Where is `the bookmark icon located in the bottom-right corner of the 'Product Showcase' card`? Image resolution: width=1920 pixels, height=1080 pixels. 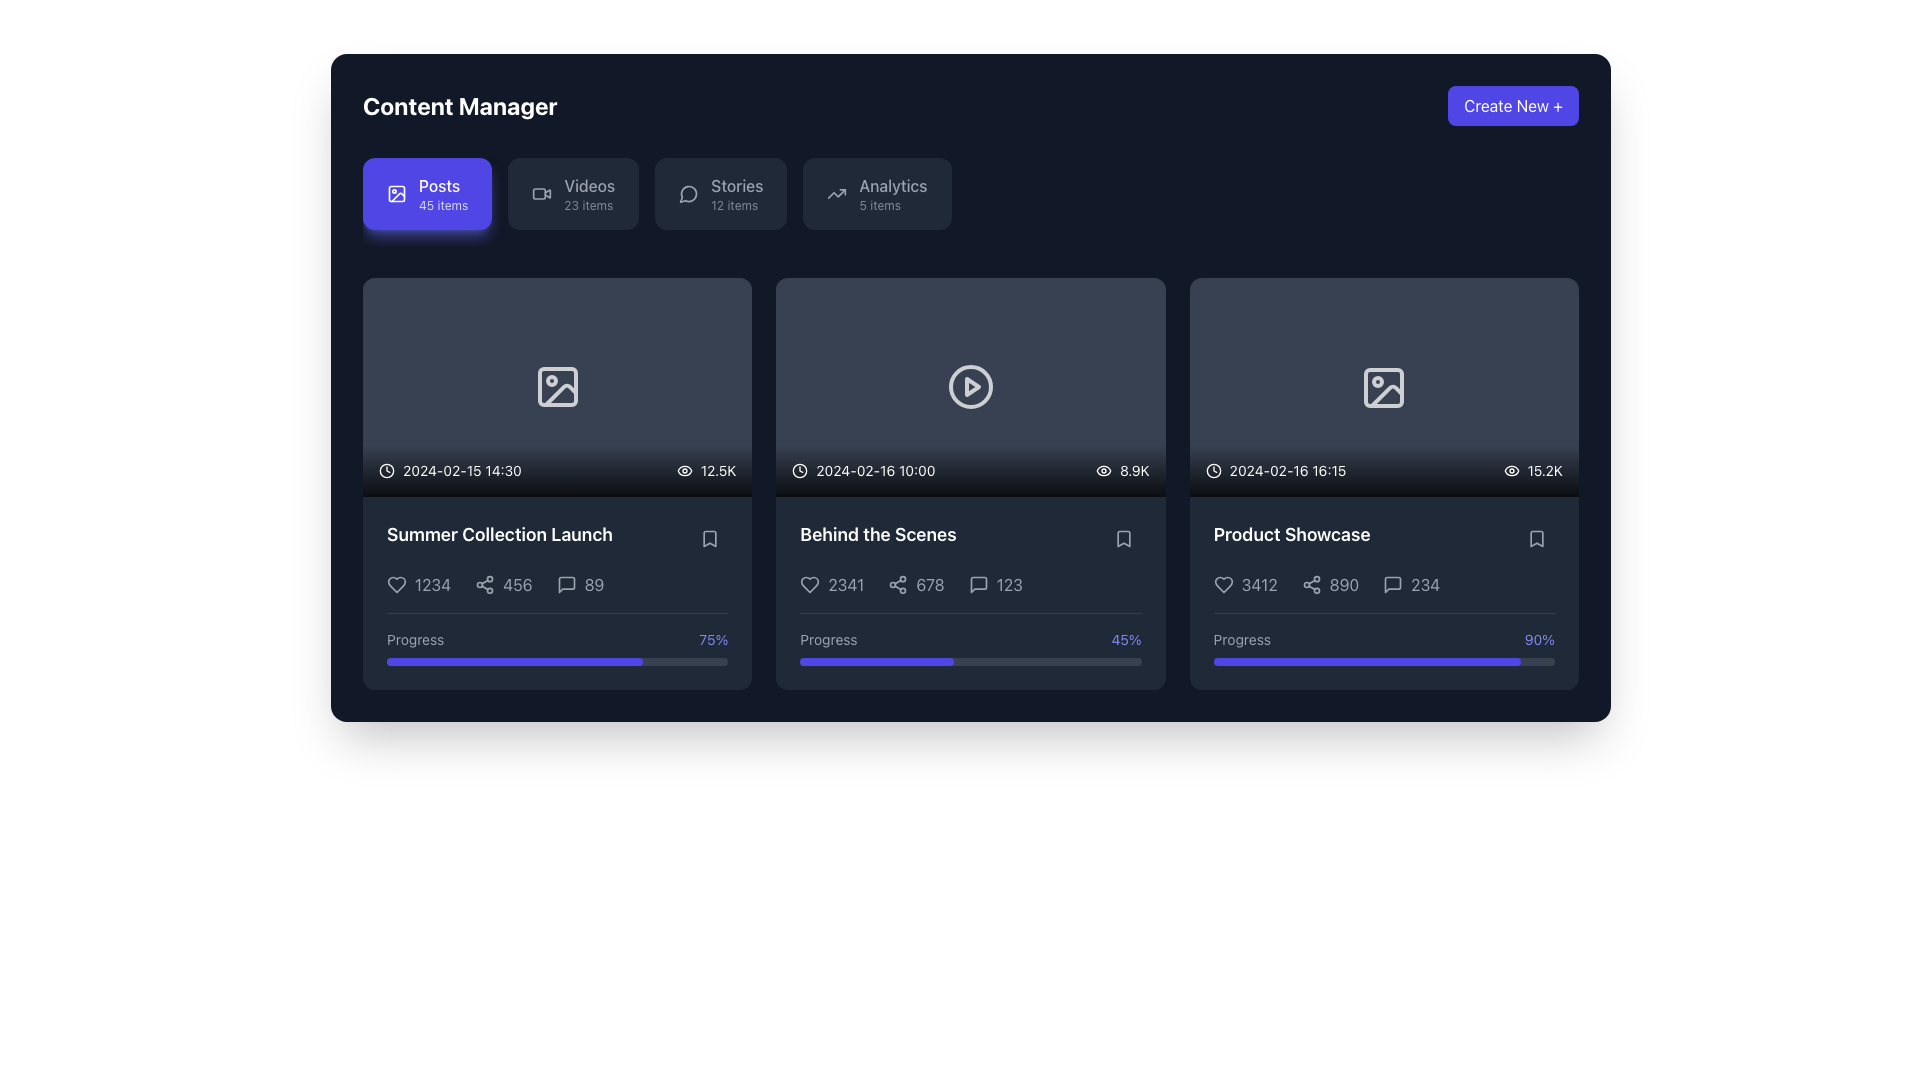
the bookmark icon located in the bottom-right corner of the 'Product Showcase' card is located at coordinates (1535, 538).